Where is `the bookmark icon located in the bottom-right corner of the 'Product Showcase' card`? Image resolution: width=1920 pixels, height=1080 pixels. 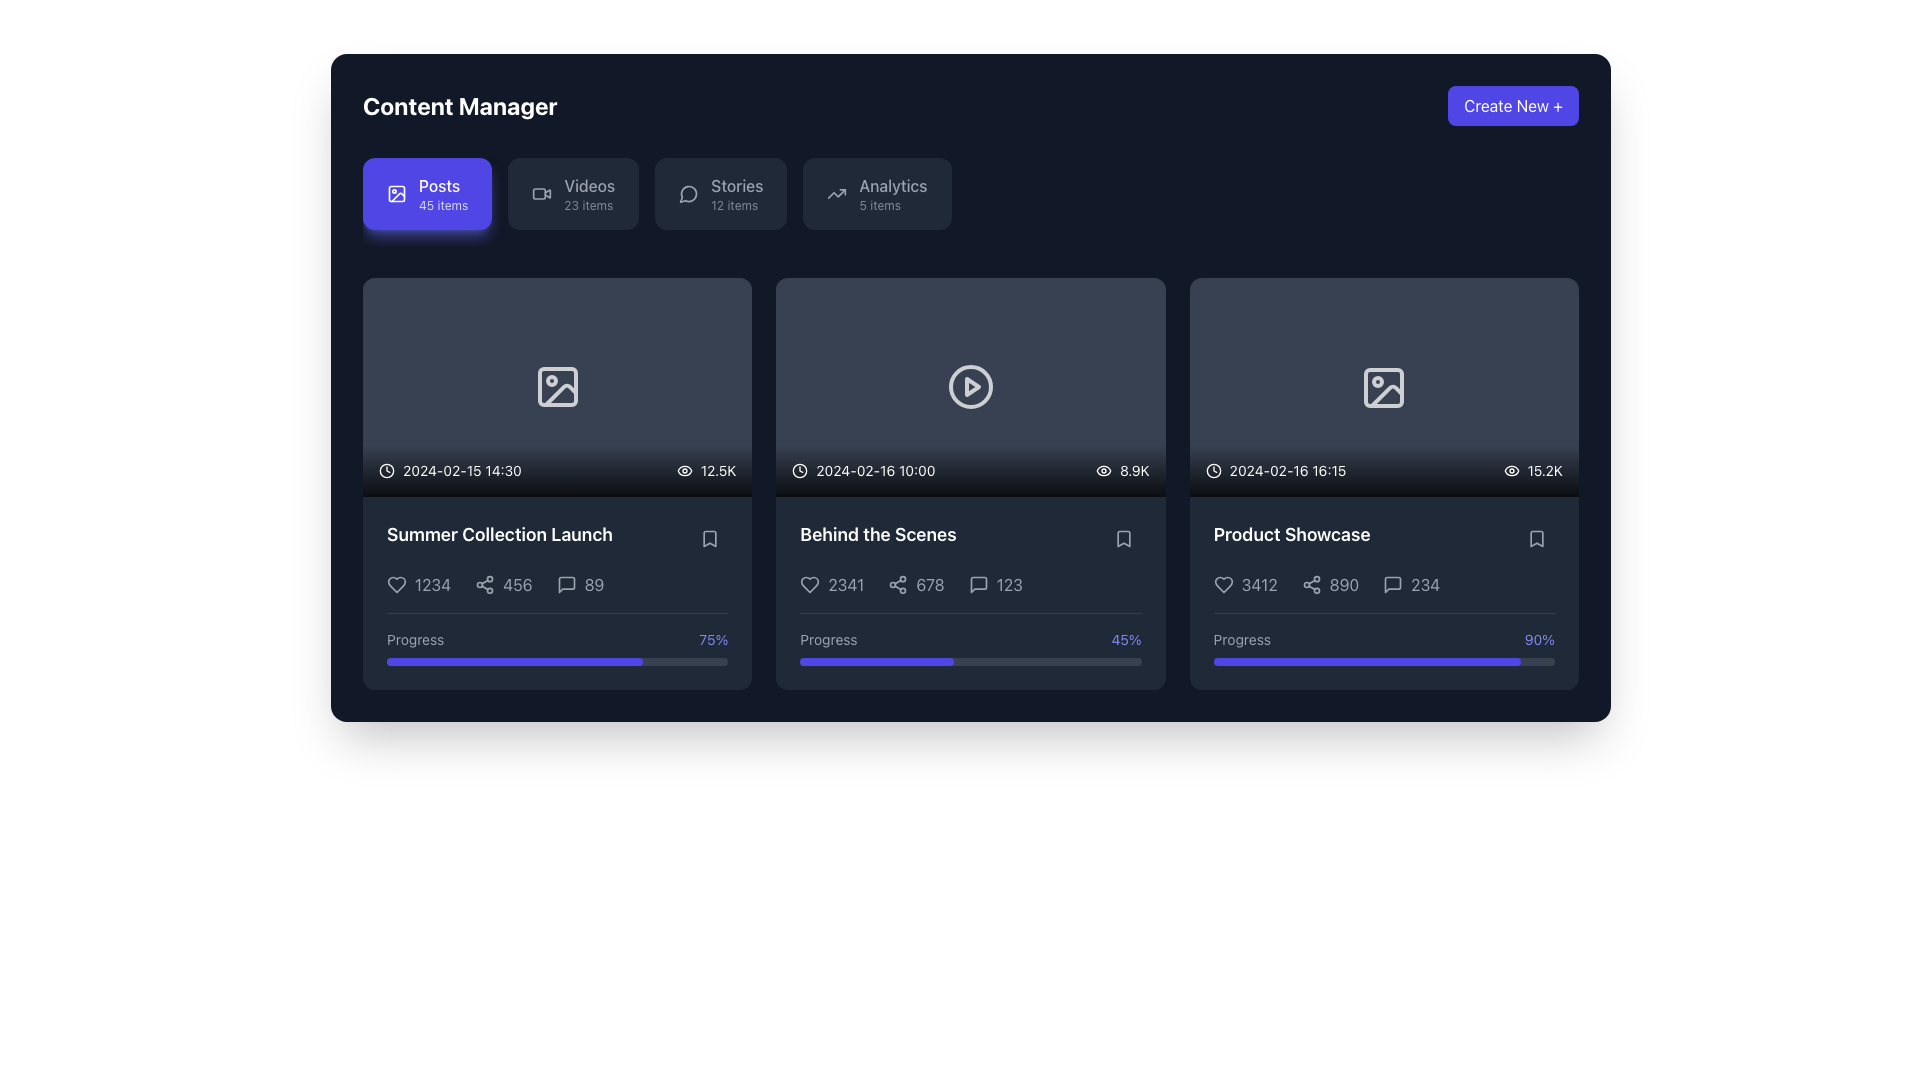
the bookmark icon located in the bottom-right corner of the 'Product Showcase' card is located at coordinates (1535, 538).